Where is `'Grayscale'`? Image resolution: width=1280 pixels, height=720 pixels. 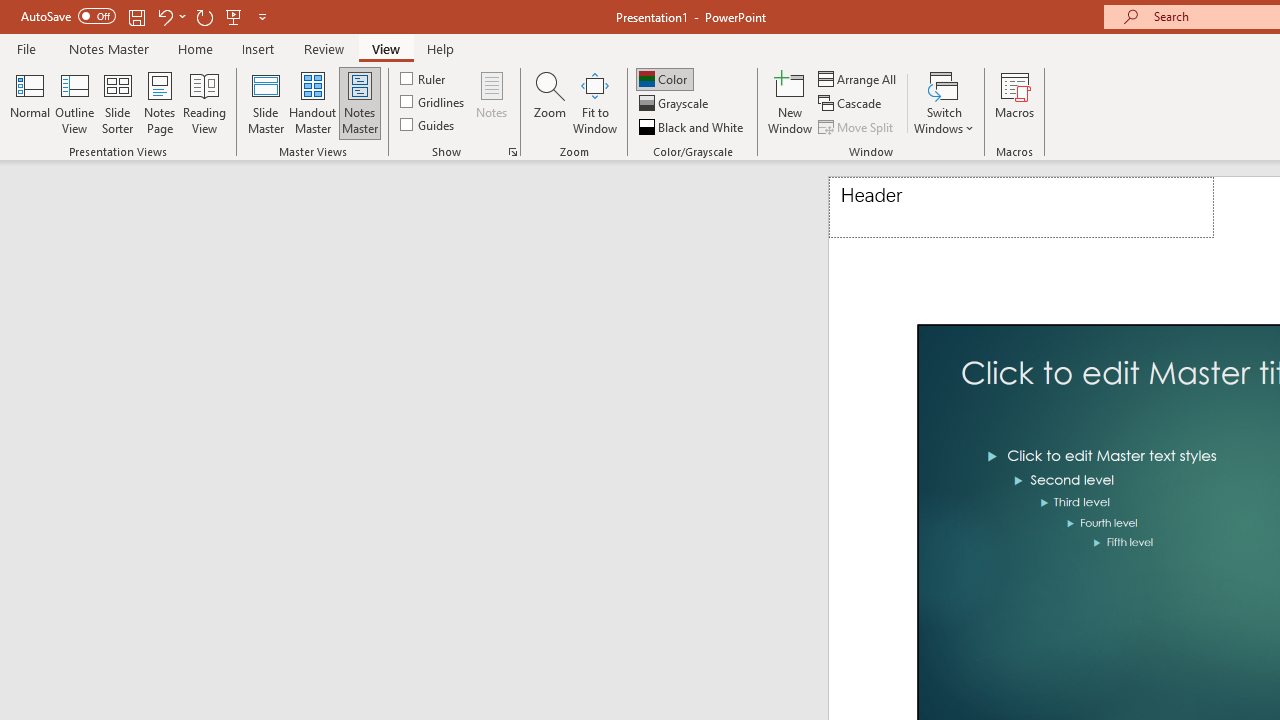
'Grayscale' is located at coordinates (675, 103).